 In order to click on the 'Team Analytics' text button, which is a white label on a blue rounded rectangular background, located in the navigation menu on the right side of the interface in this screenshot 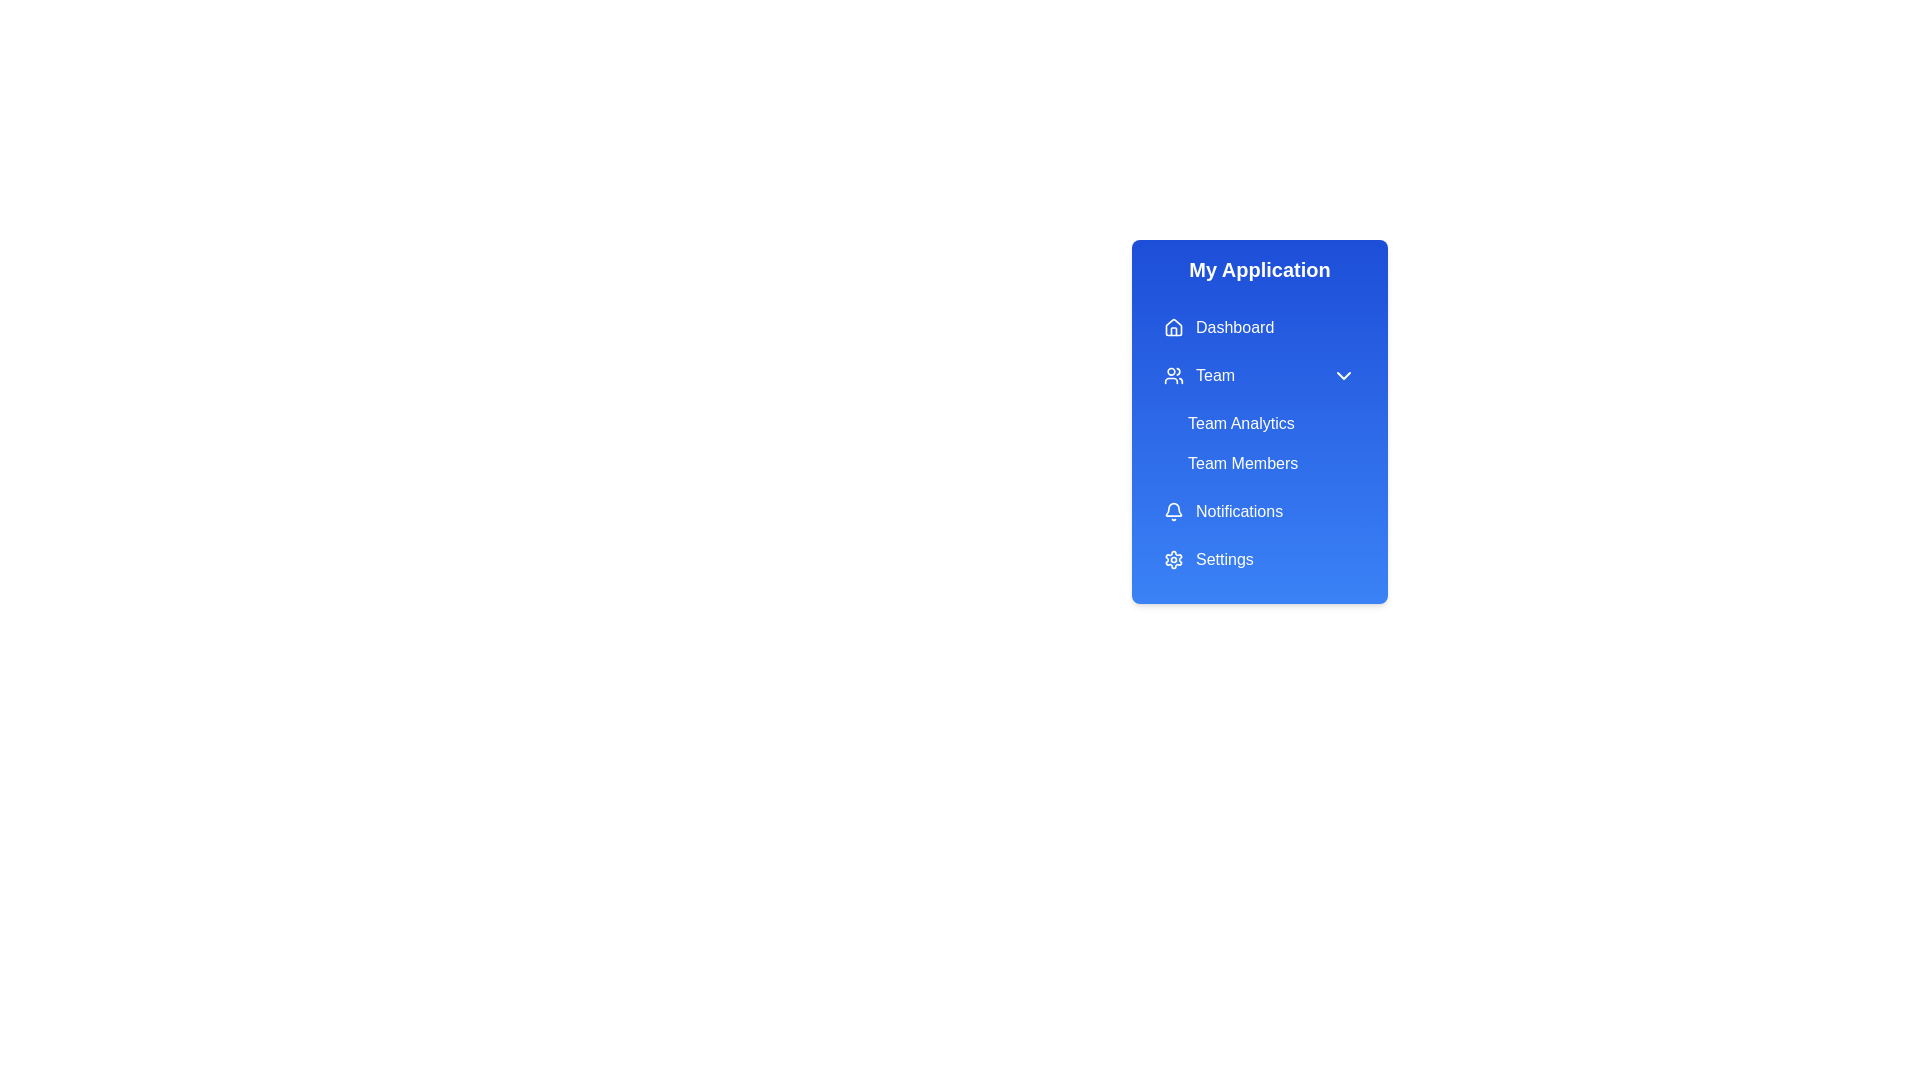, I will do `click(1271, 423)`.